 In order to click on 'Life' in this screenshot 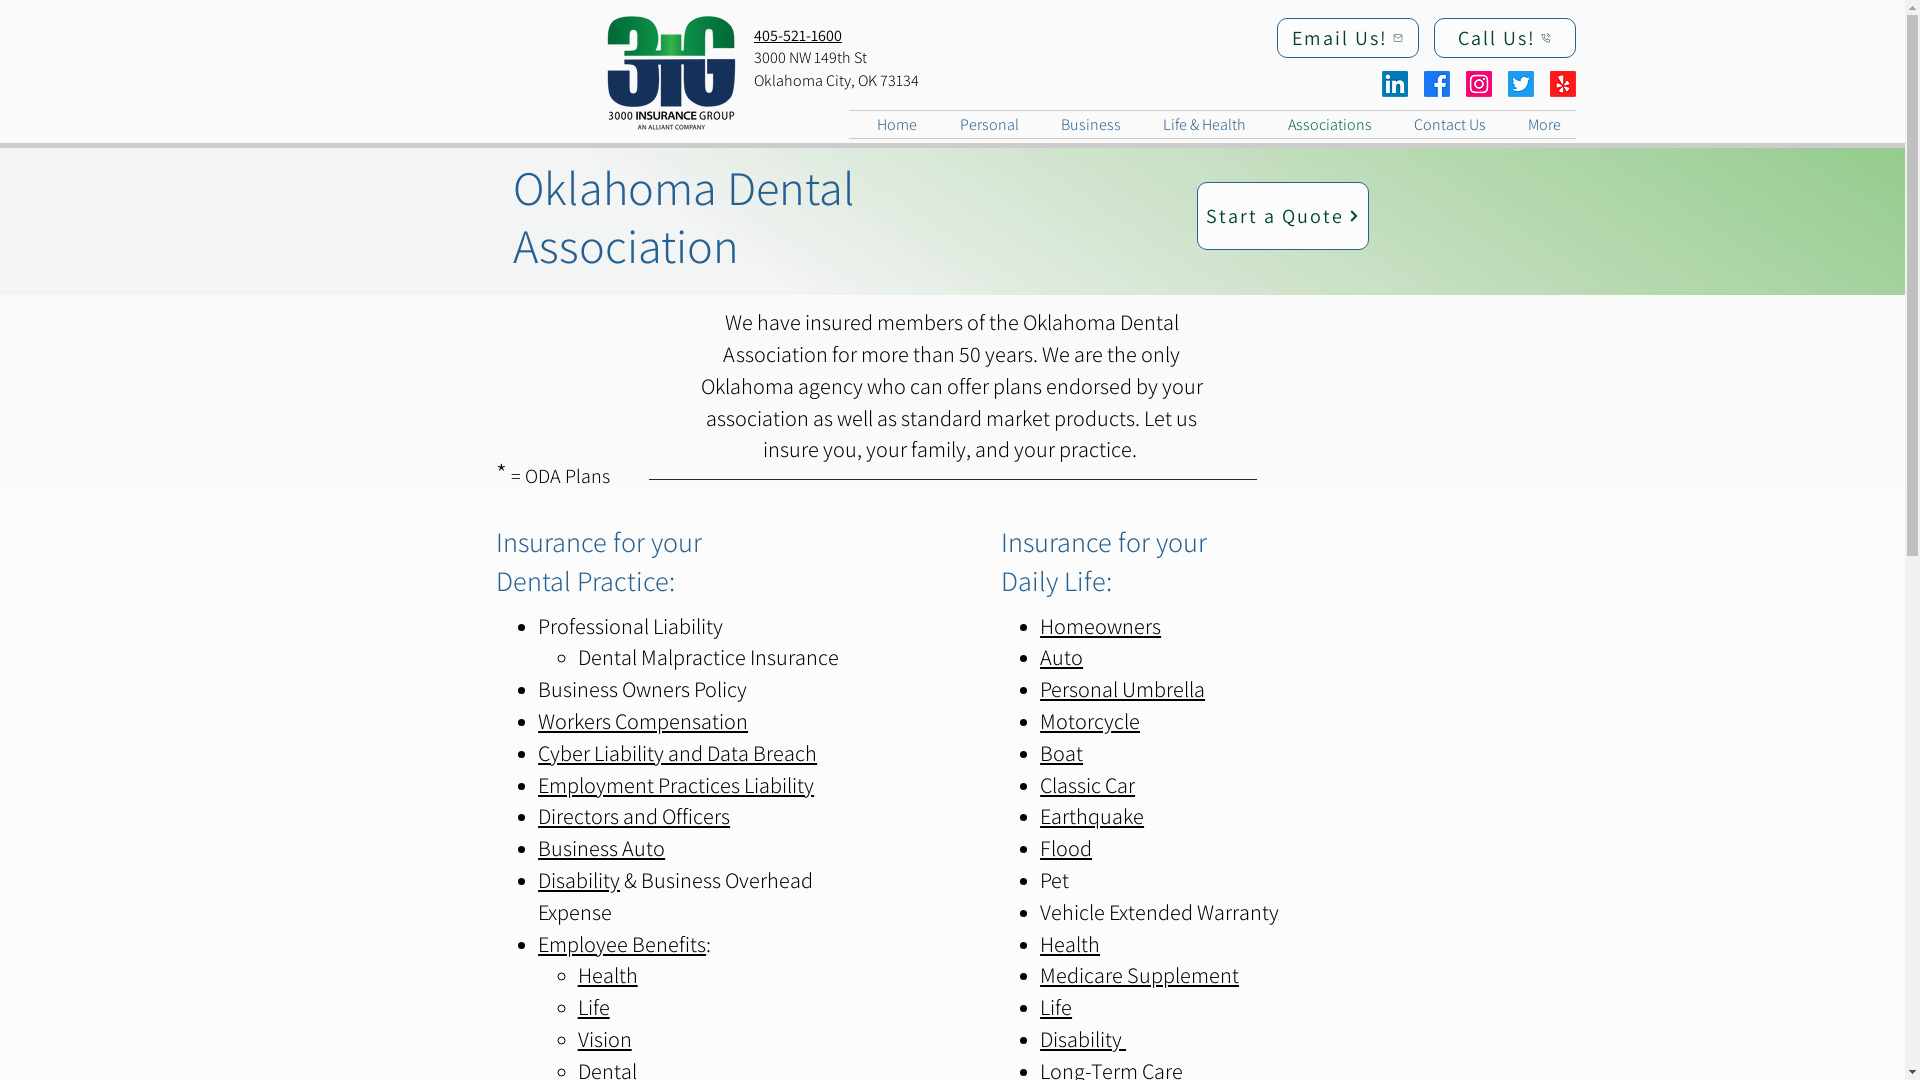, I will do `click(1055, 1007)`.